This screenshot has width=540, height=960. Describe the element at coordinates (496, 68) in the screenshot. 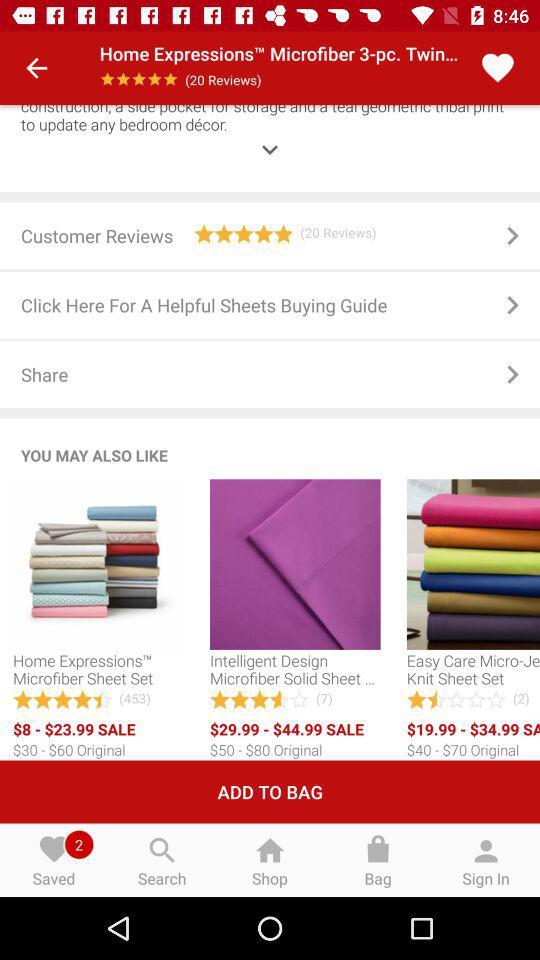

I see `favourite this item` at that location.